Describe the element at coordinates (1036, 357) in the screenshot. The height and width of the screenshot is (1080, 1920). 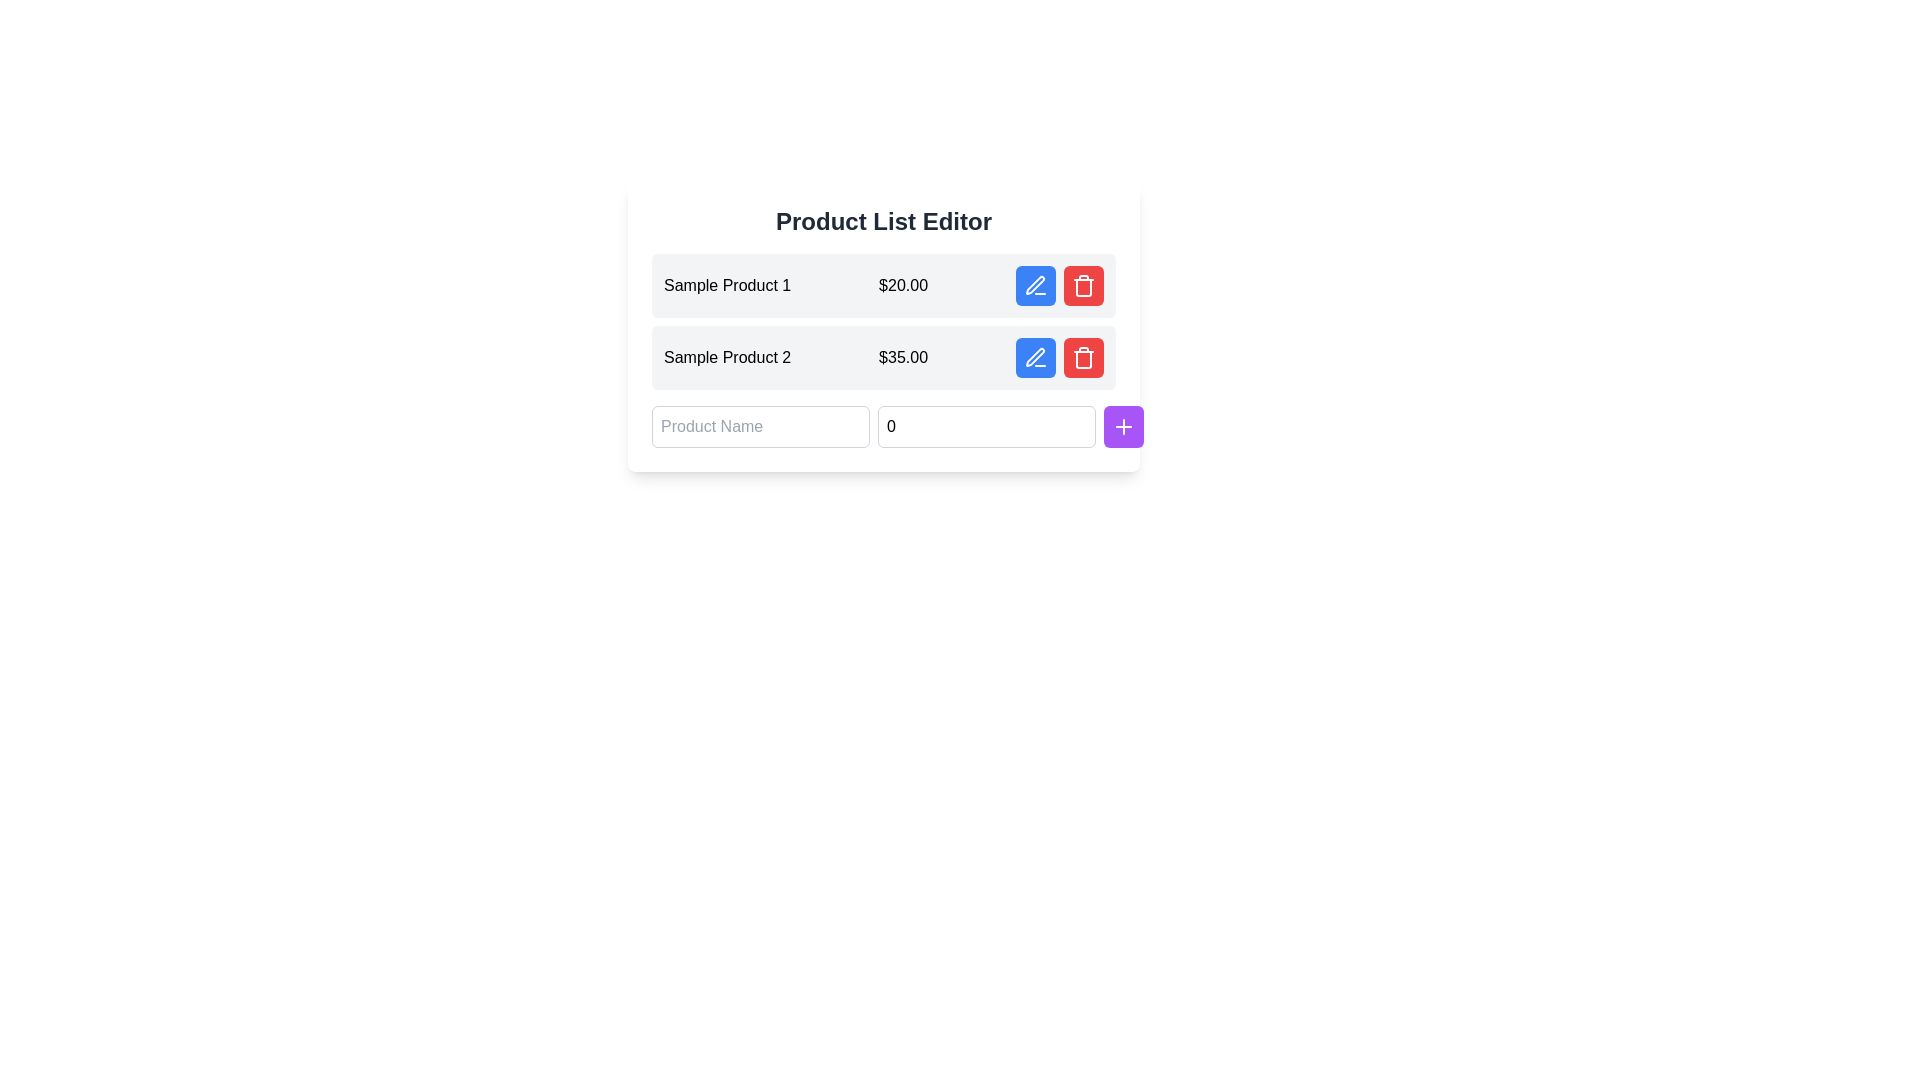
I see `the edit button with a blue background and pen icon located in the controls section of the second product row in the Product List Editor` at that location.